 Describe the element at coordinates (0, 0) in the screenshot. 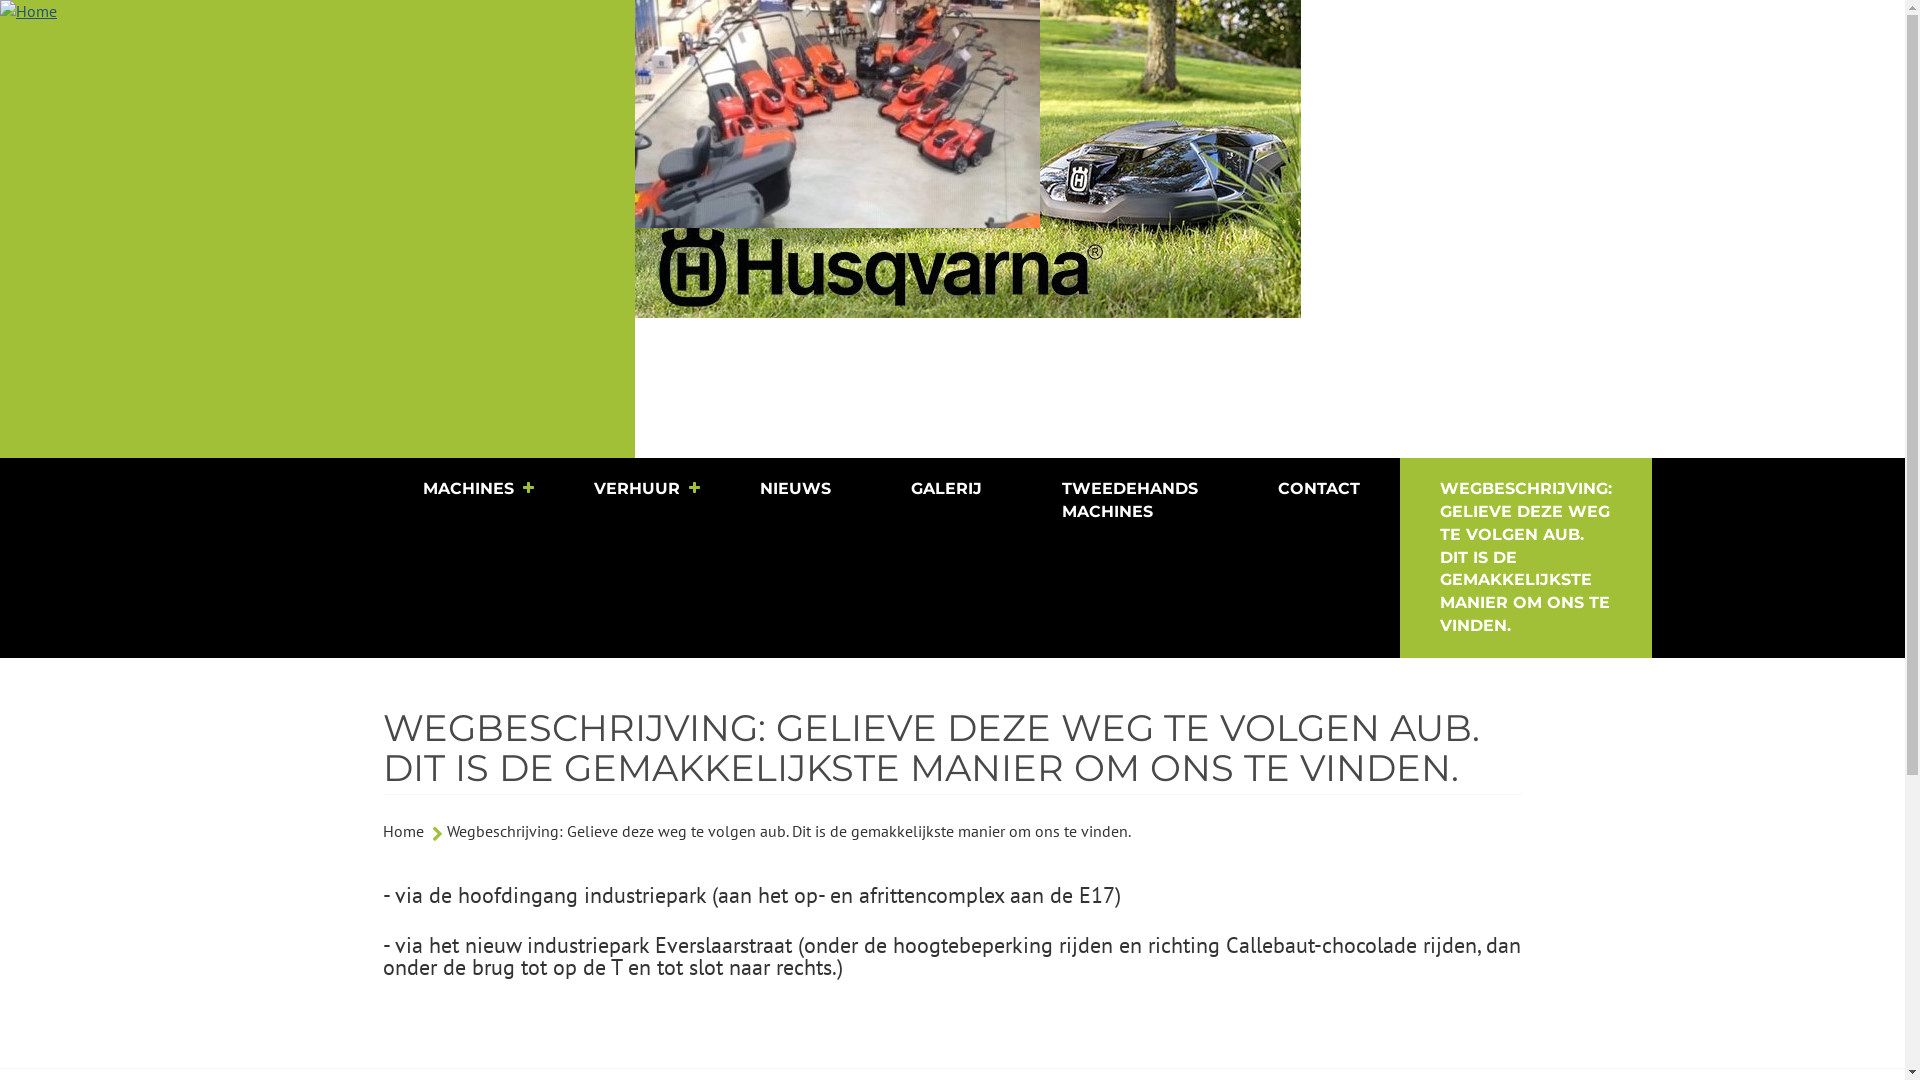

I see `'Overslaan en naar de inhoud gaan'` at that location.